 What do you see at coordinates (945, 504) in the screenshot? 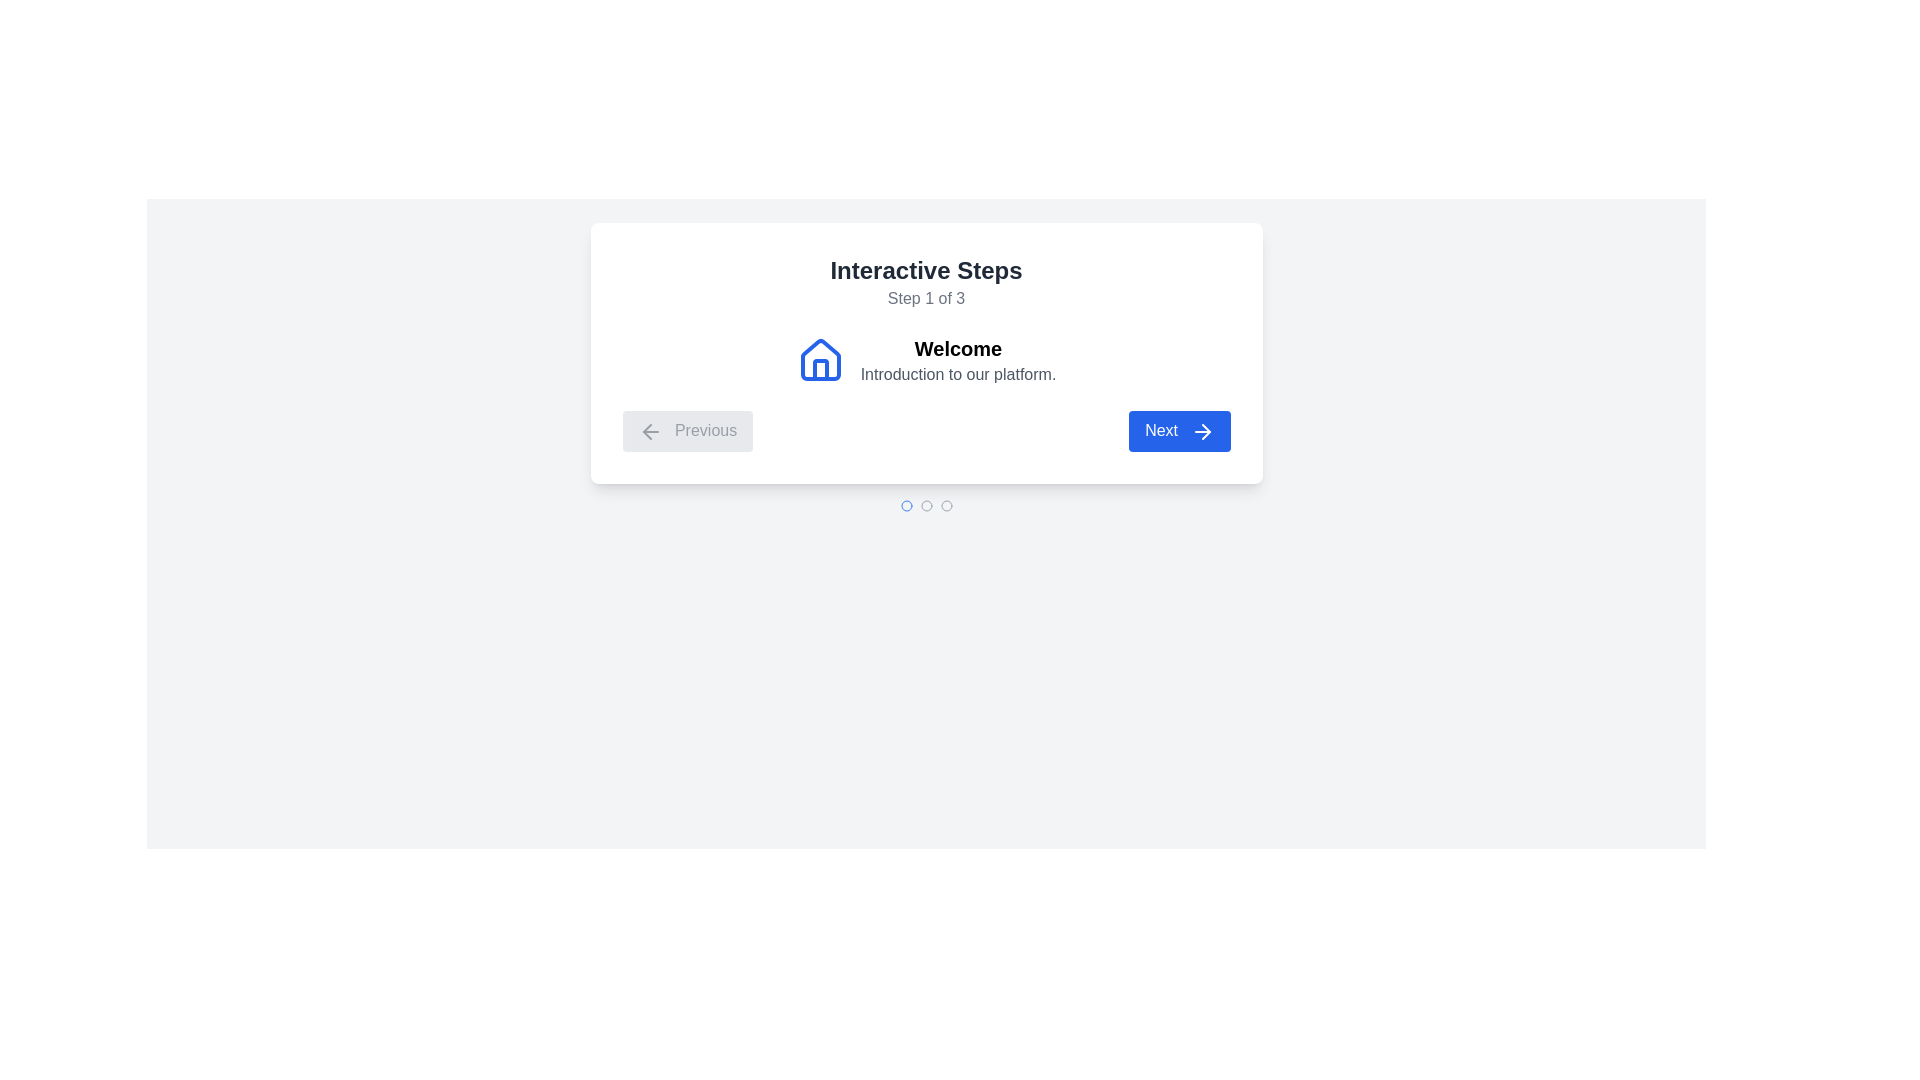
I see `the third circle indicator in the progression status indicator component, which is located horizontally below the main interactive content card` at bounding box center [945, 504].